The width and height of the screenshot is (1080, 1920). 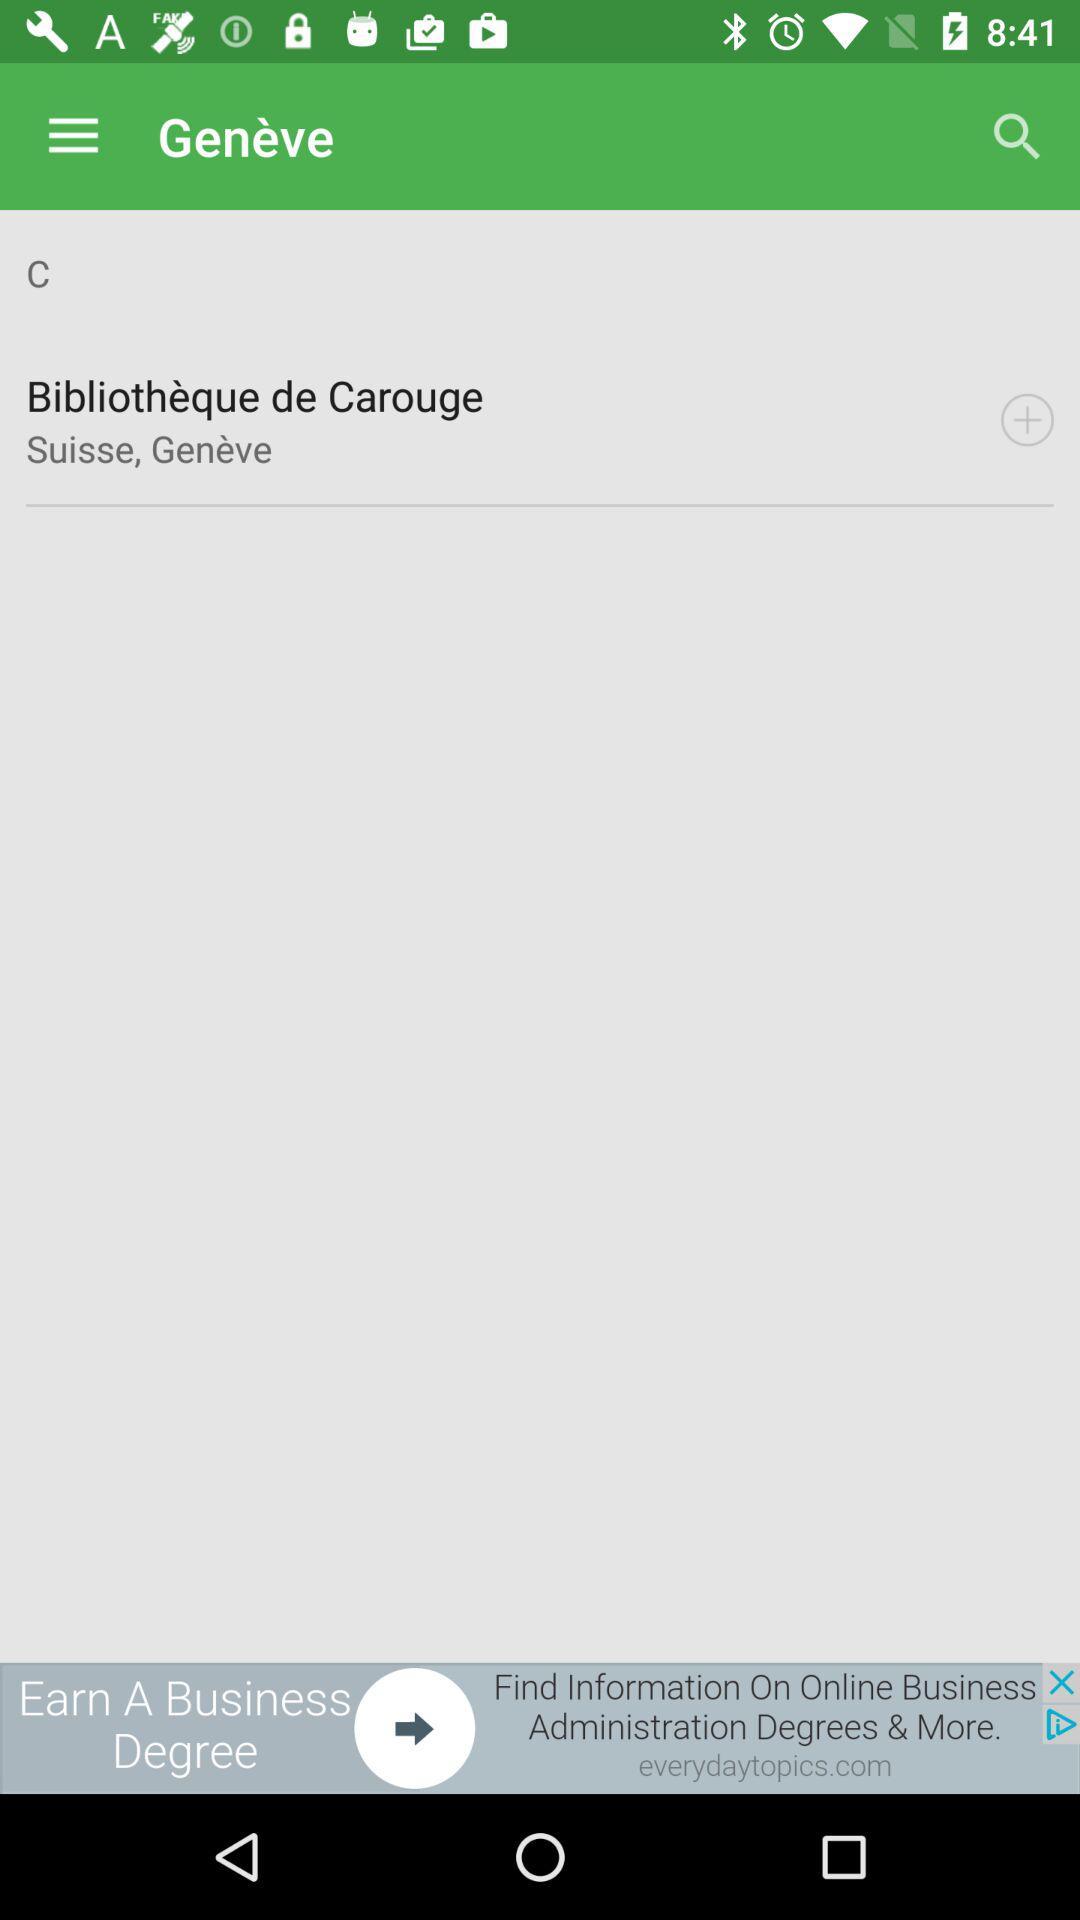 I want to click on information, so click(x=1027, y=419).